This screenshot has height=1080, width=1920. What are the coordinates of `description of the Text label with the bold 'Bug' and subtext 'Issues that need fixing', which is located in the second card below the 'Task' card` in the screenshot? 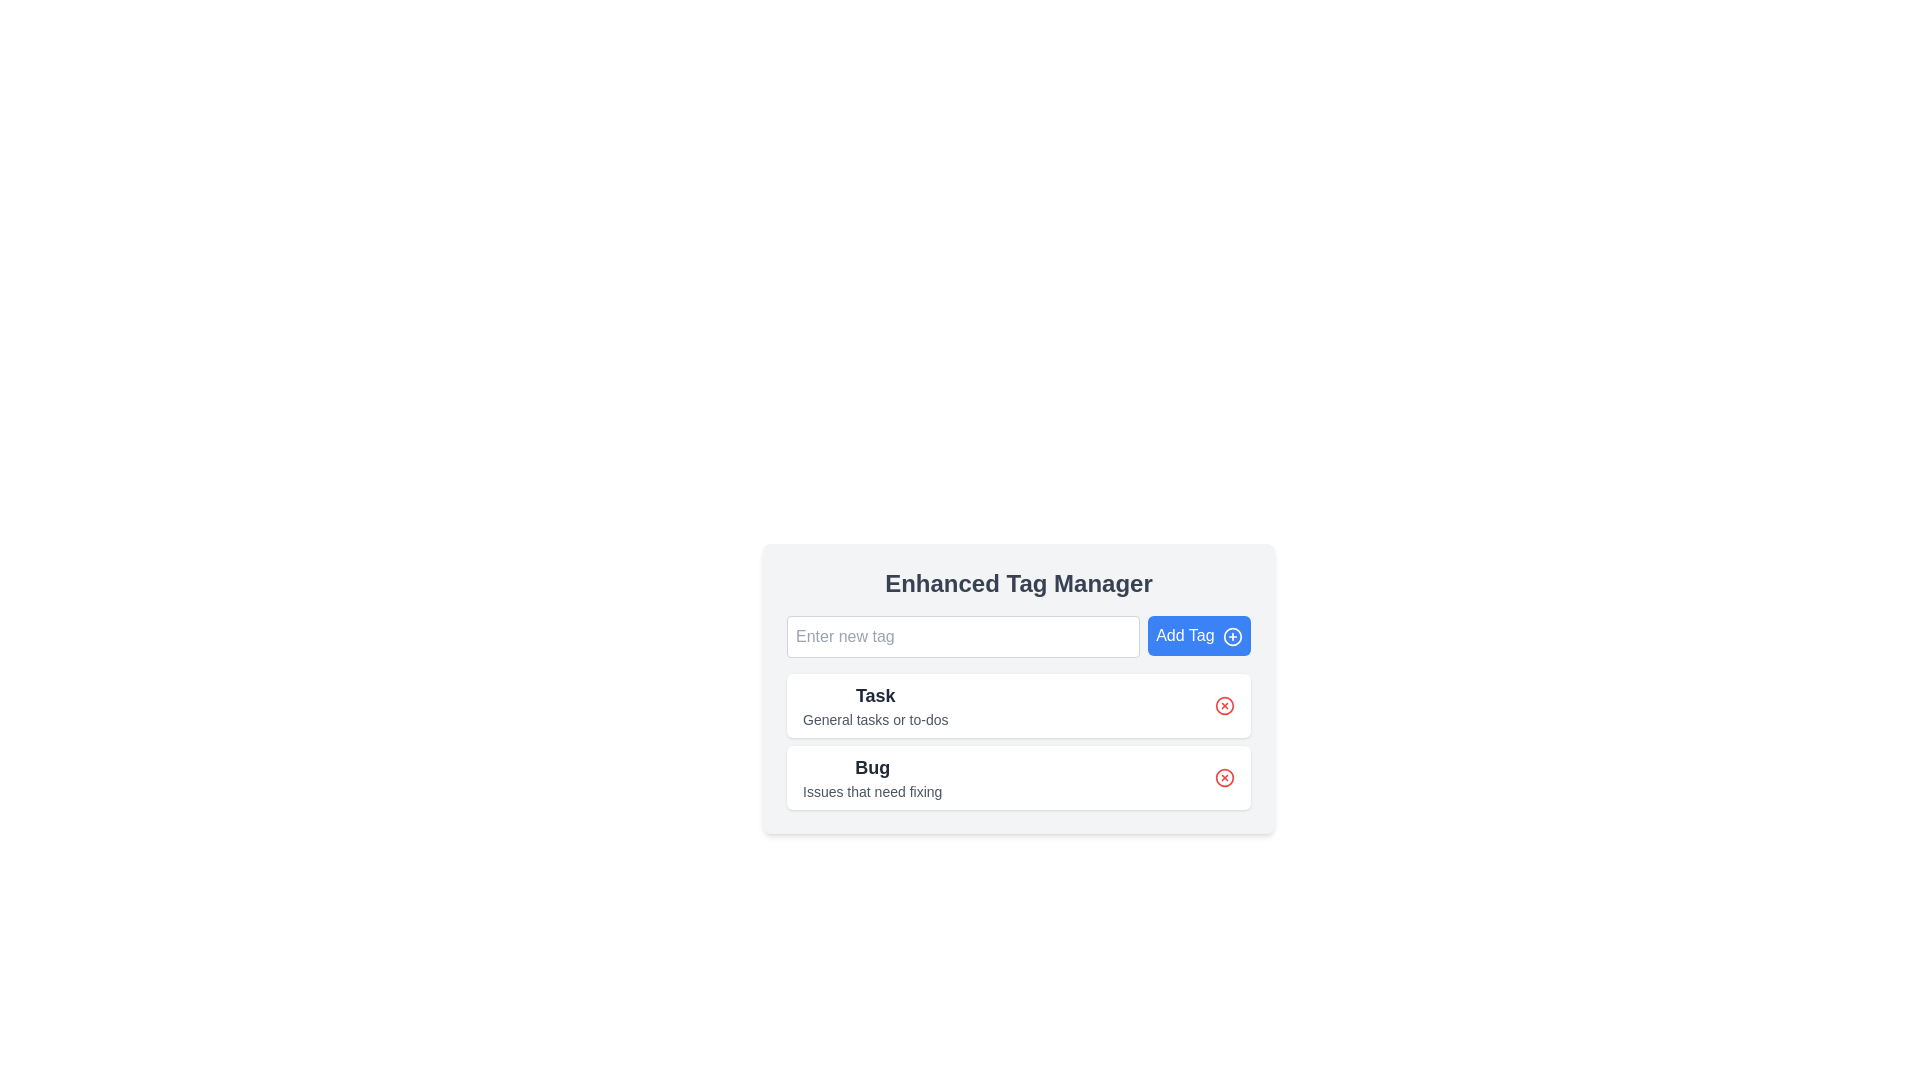 It's located at (872, 777).